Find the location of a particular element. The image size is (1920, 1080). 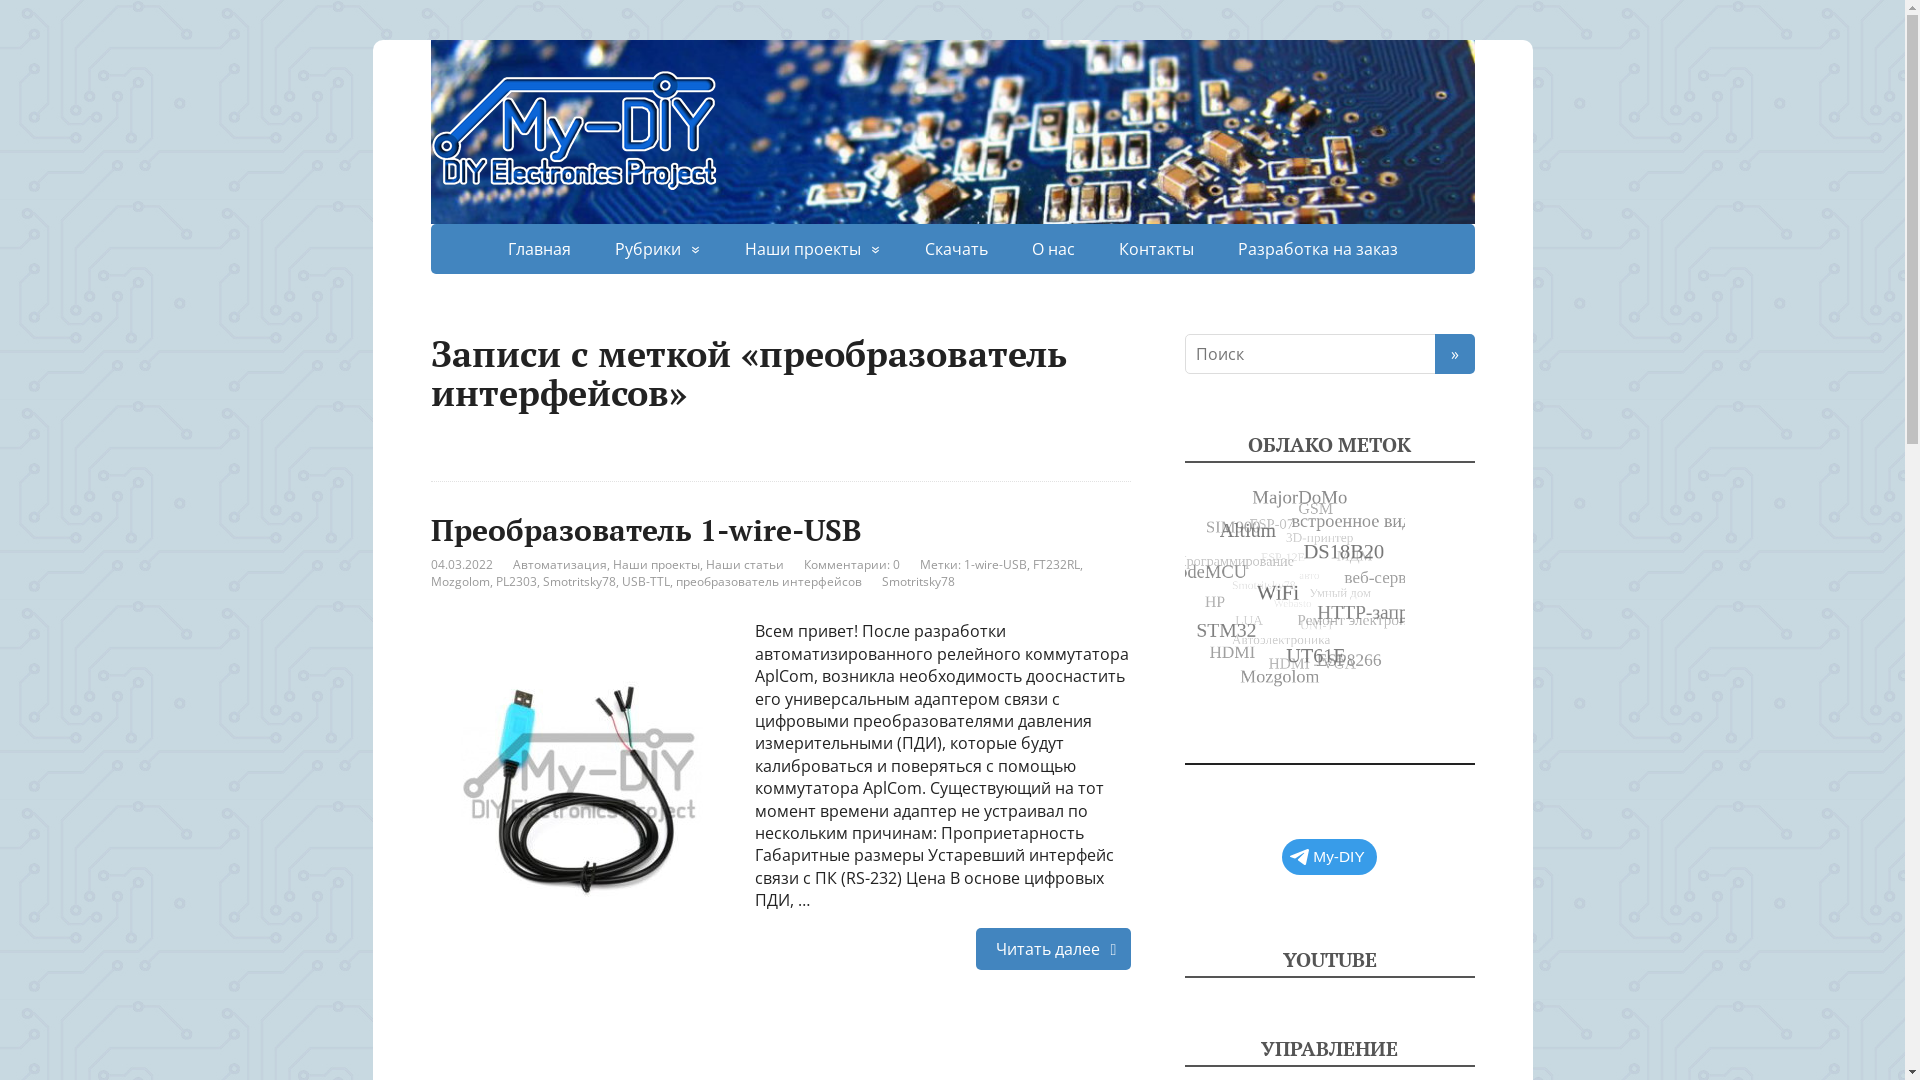

'USB-TTL' is located at coordinates (646, 581).